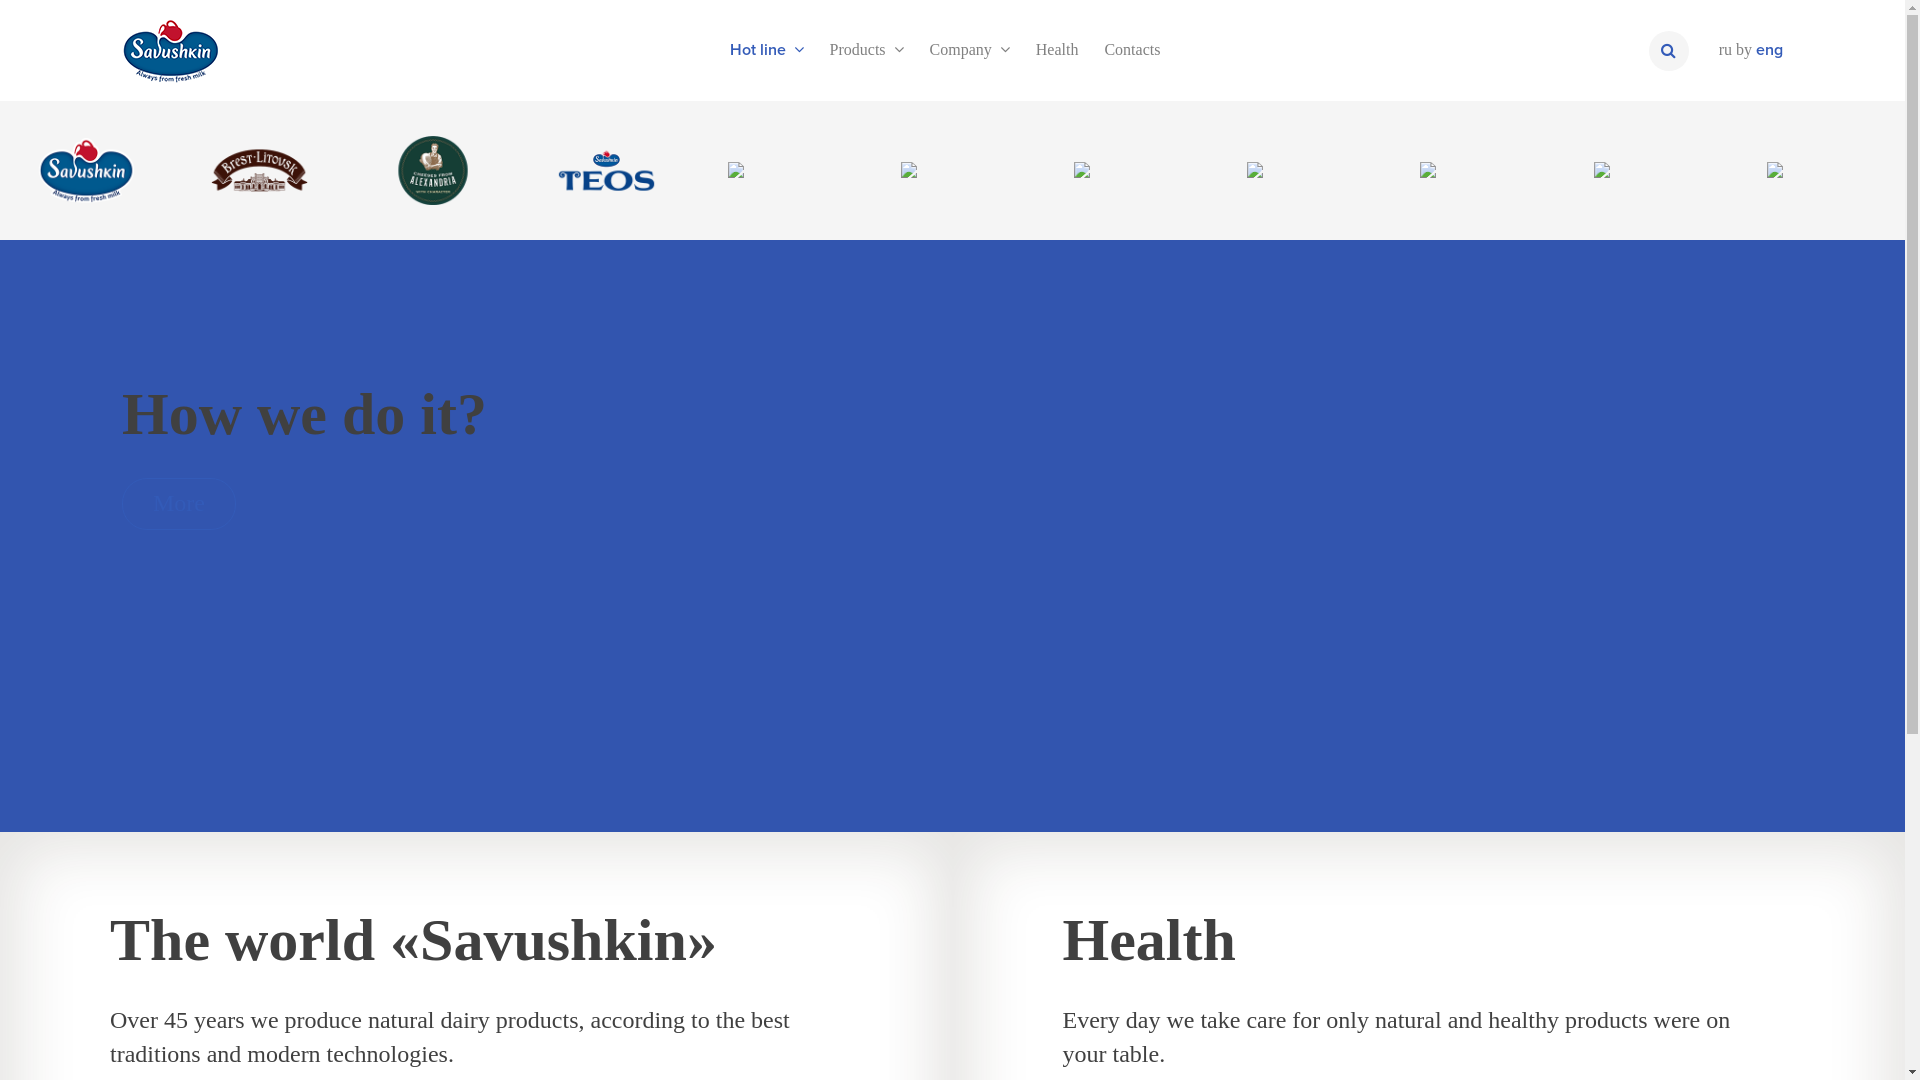  Describe the element at coordinates (1056, 49) in the screenshot. I see `'Health'` at that location.